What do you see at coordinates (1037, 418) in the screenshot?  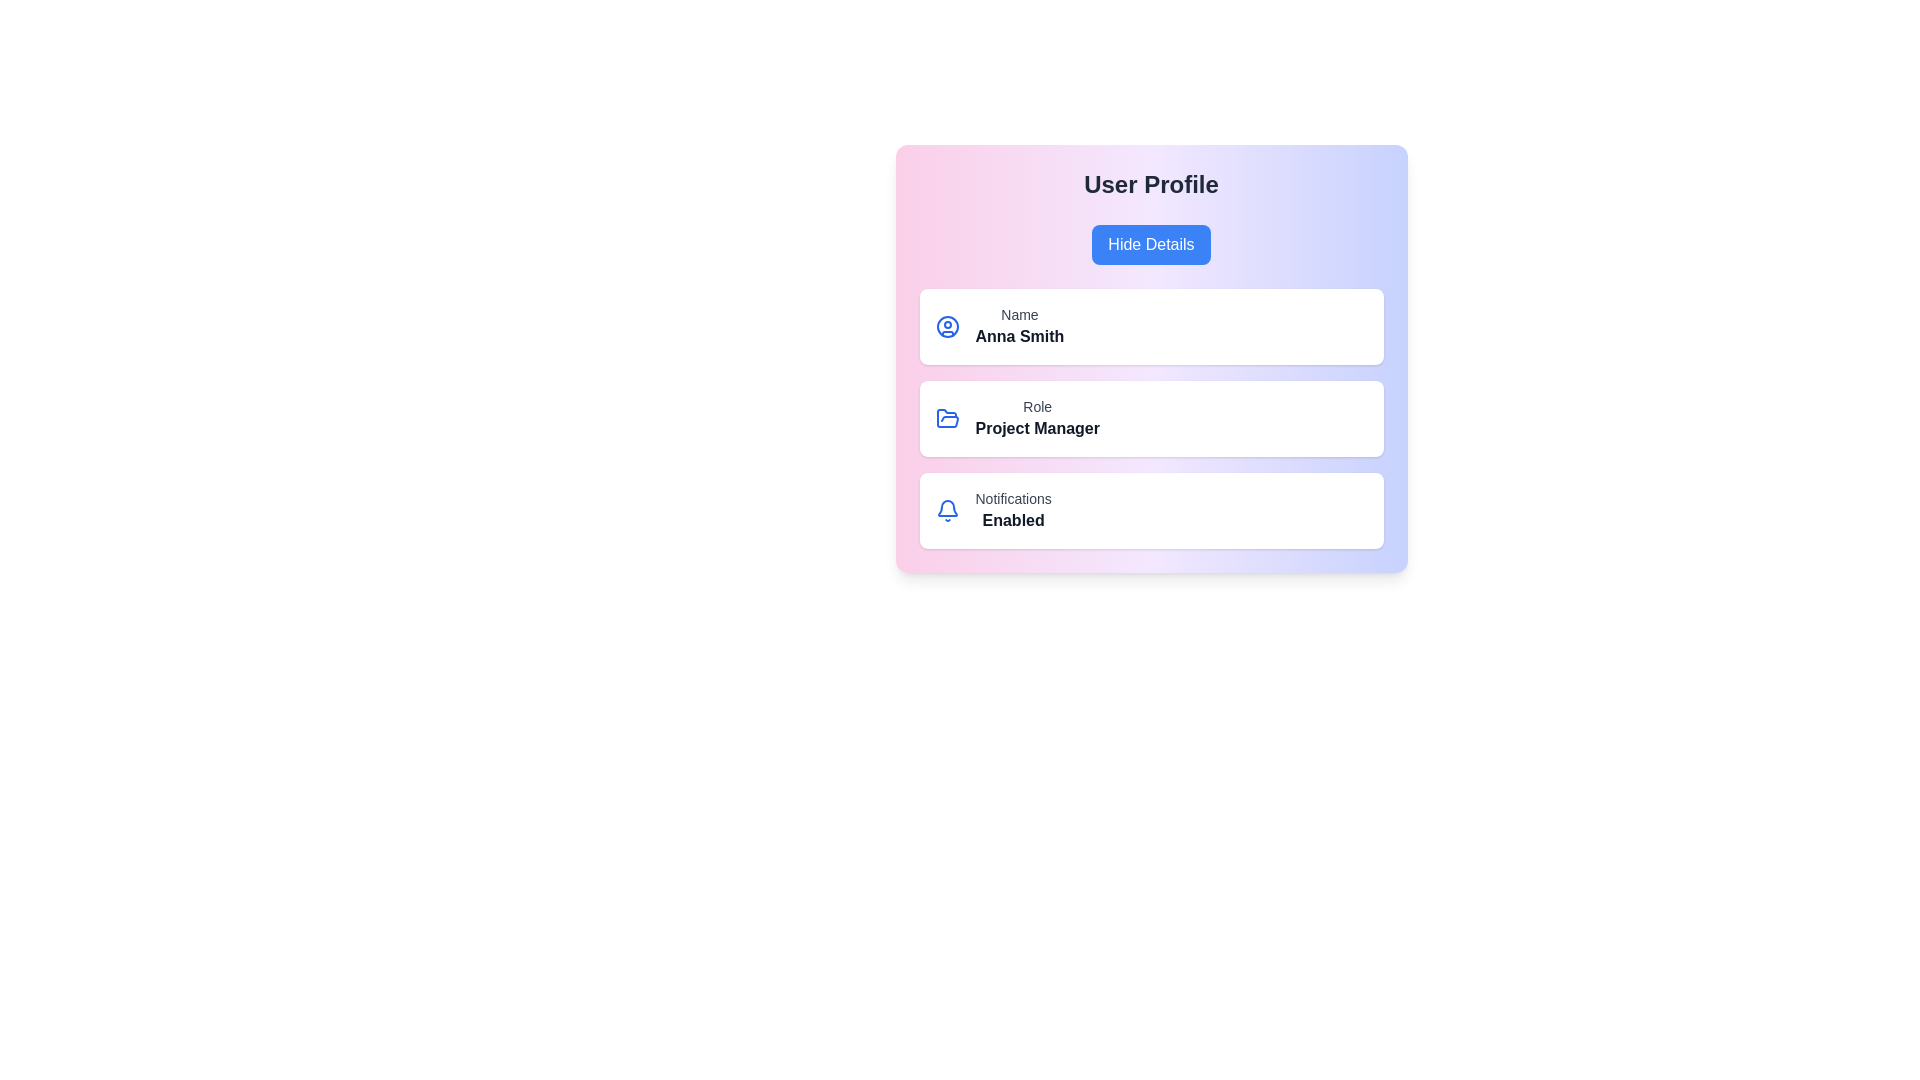 I see `the Text information display indicating the user's role, which shows 'Role: Project Manager', located in the second row of the profile card` at bounding box center [1037, 418].